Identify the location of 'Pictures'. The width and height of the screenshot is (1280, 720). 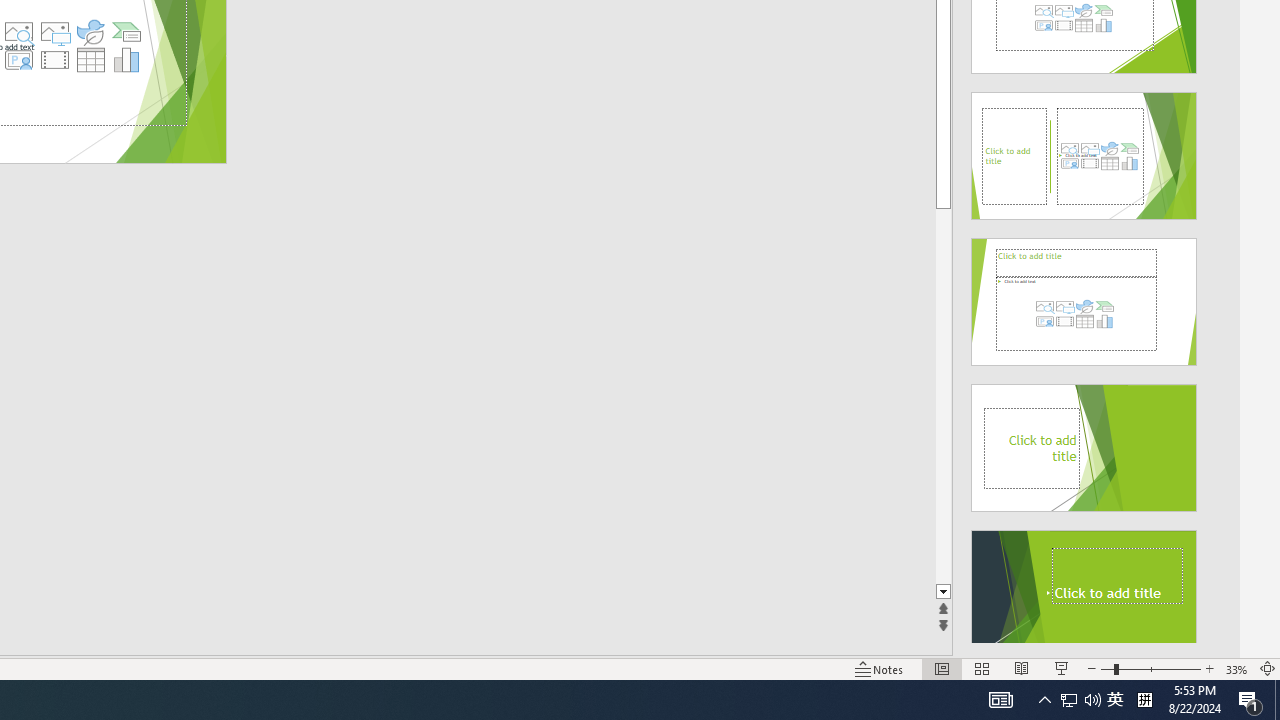
(54, 32).